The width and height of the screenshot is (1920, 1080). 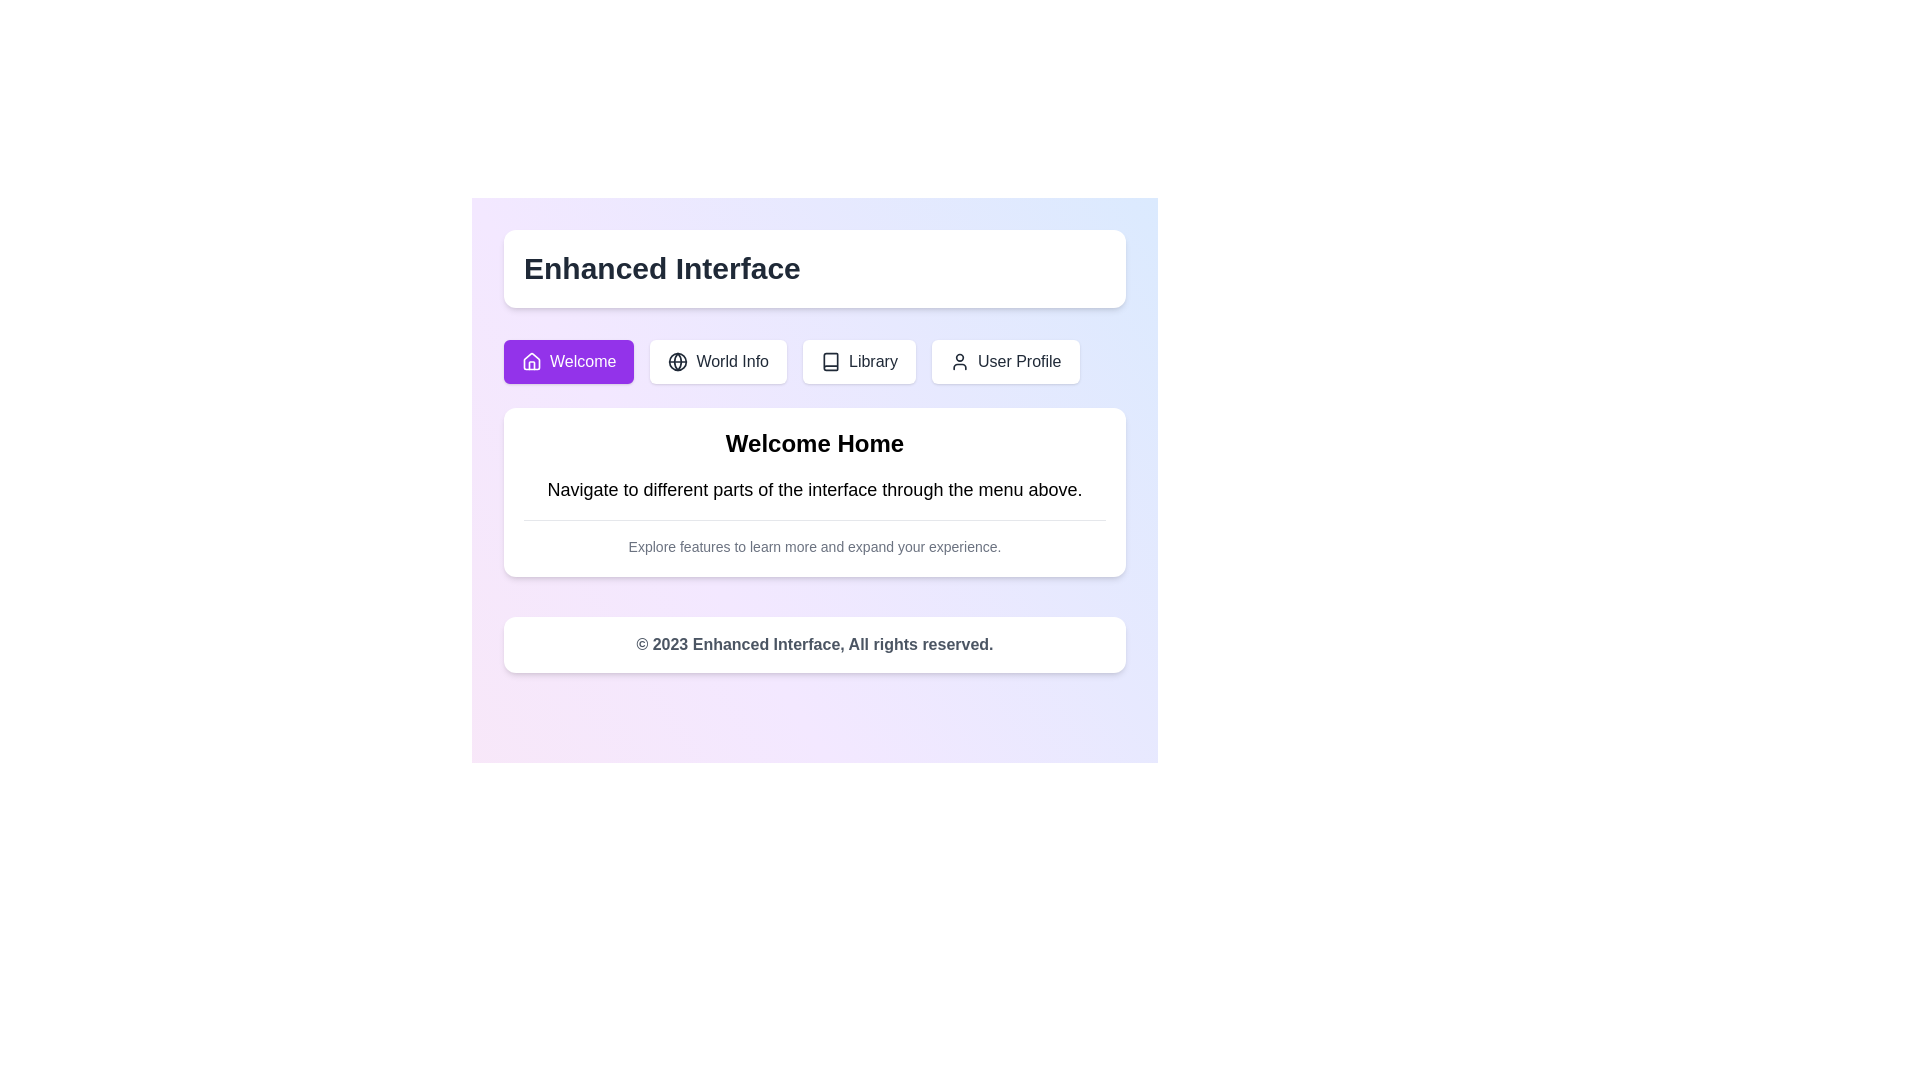 I want to click on the circular graphic representing the World Info section of the top navigation menu, so click(x=678, y=361).